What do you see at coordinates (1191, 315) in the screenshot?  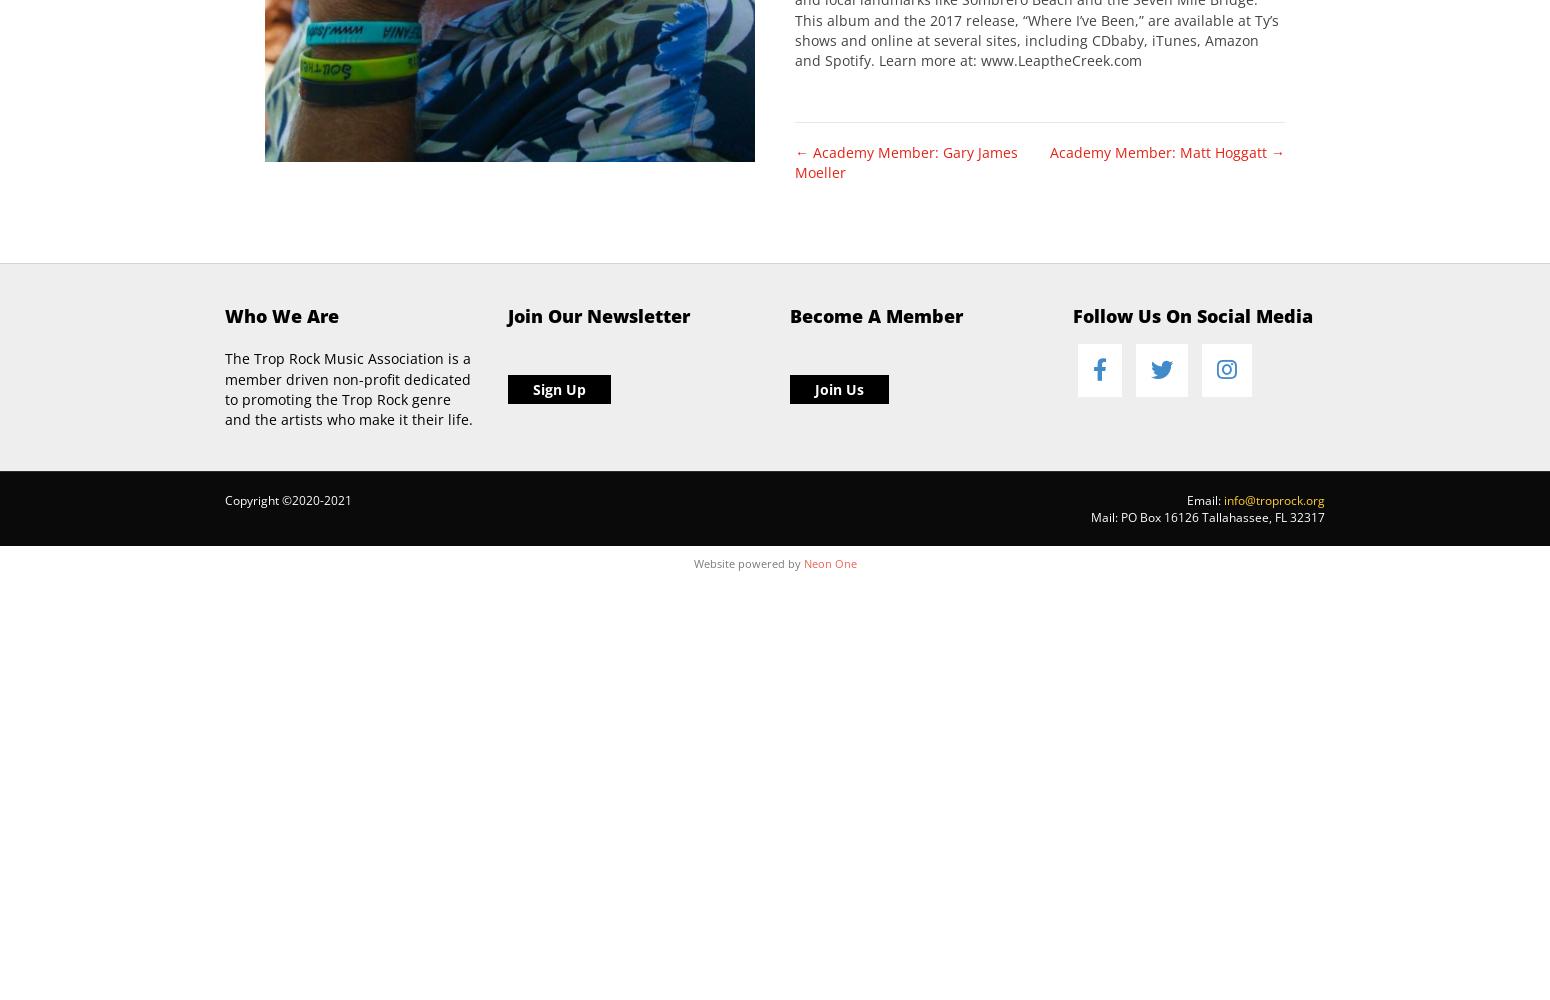 I see `'Follow us on social media'` at bounding box center [1191, 315].